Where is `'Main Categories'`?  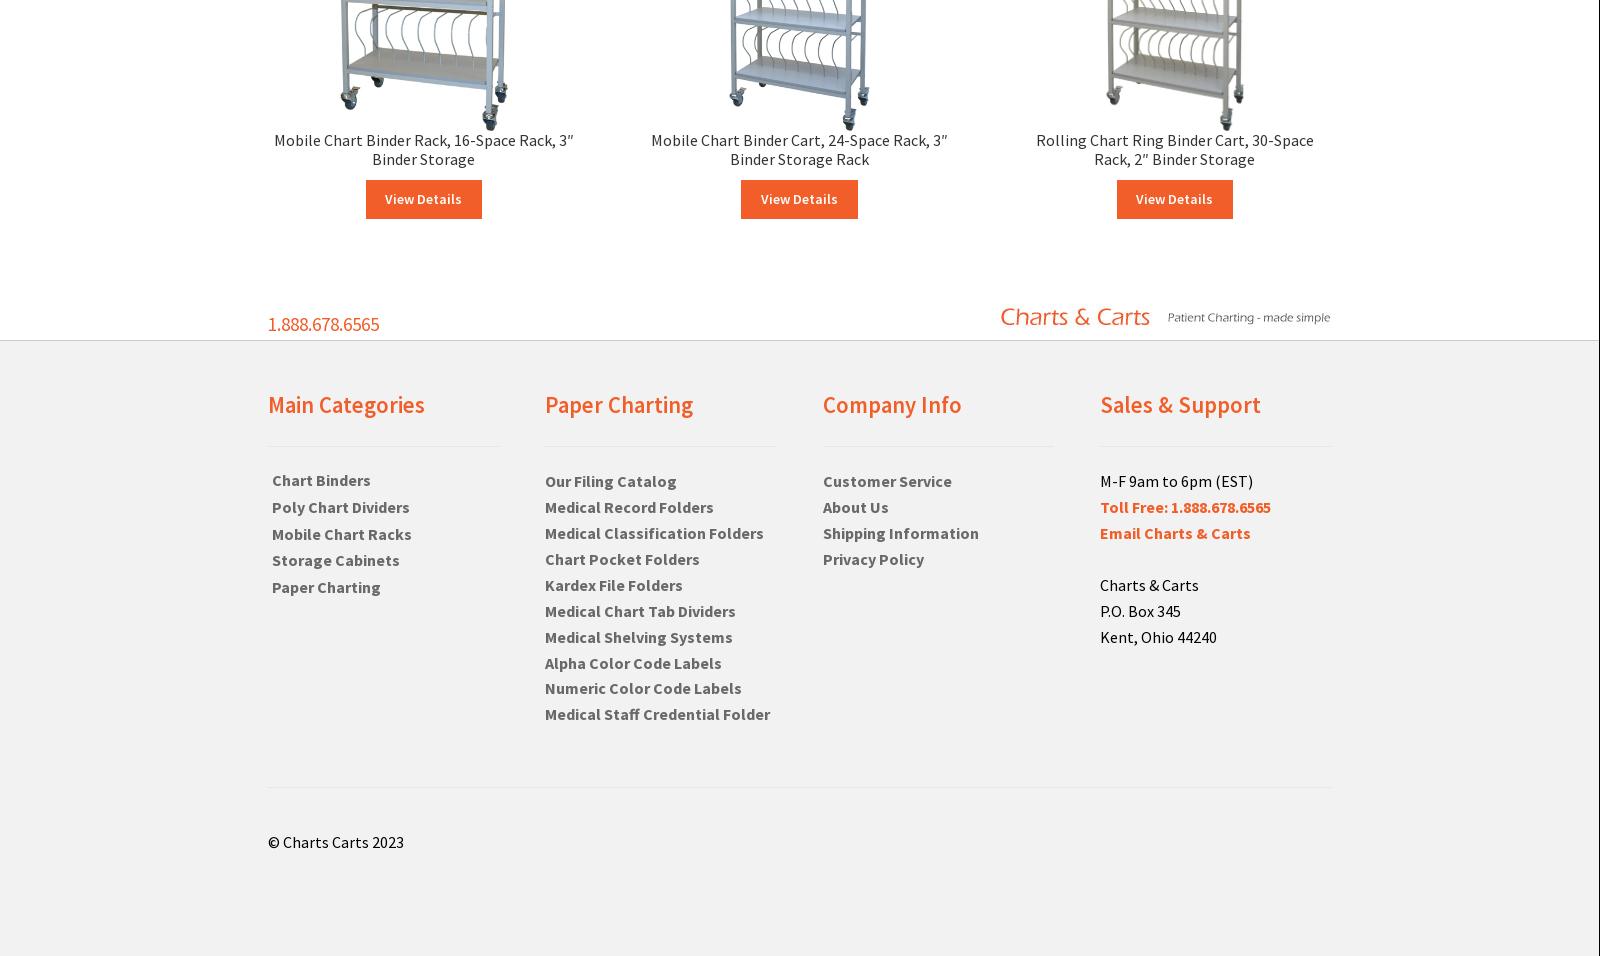
'Main Categories' is located at coordinates (345, 404).